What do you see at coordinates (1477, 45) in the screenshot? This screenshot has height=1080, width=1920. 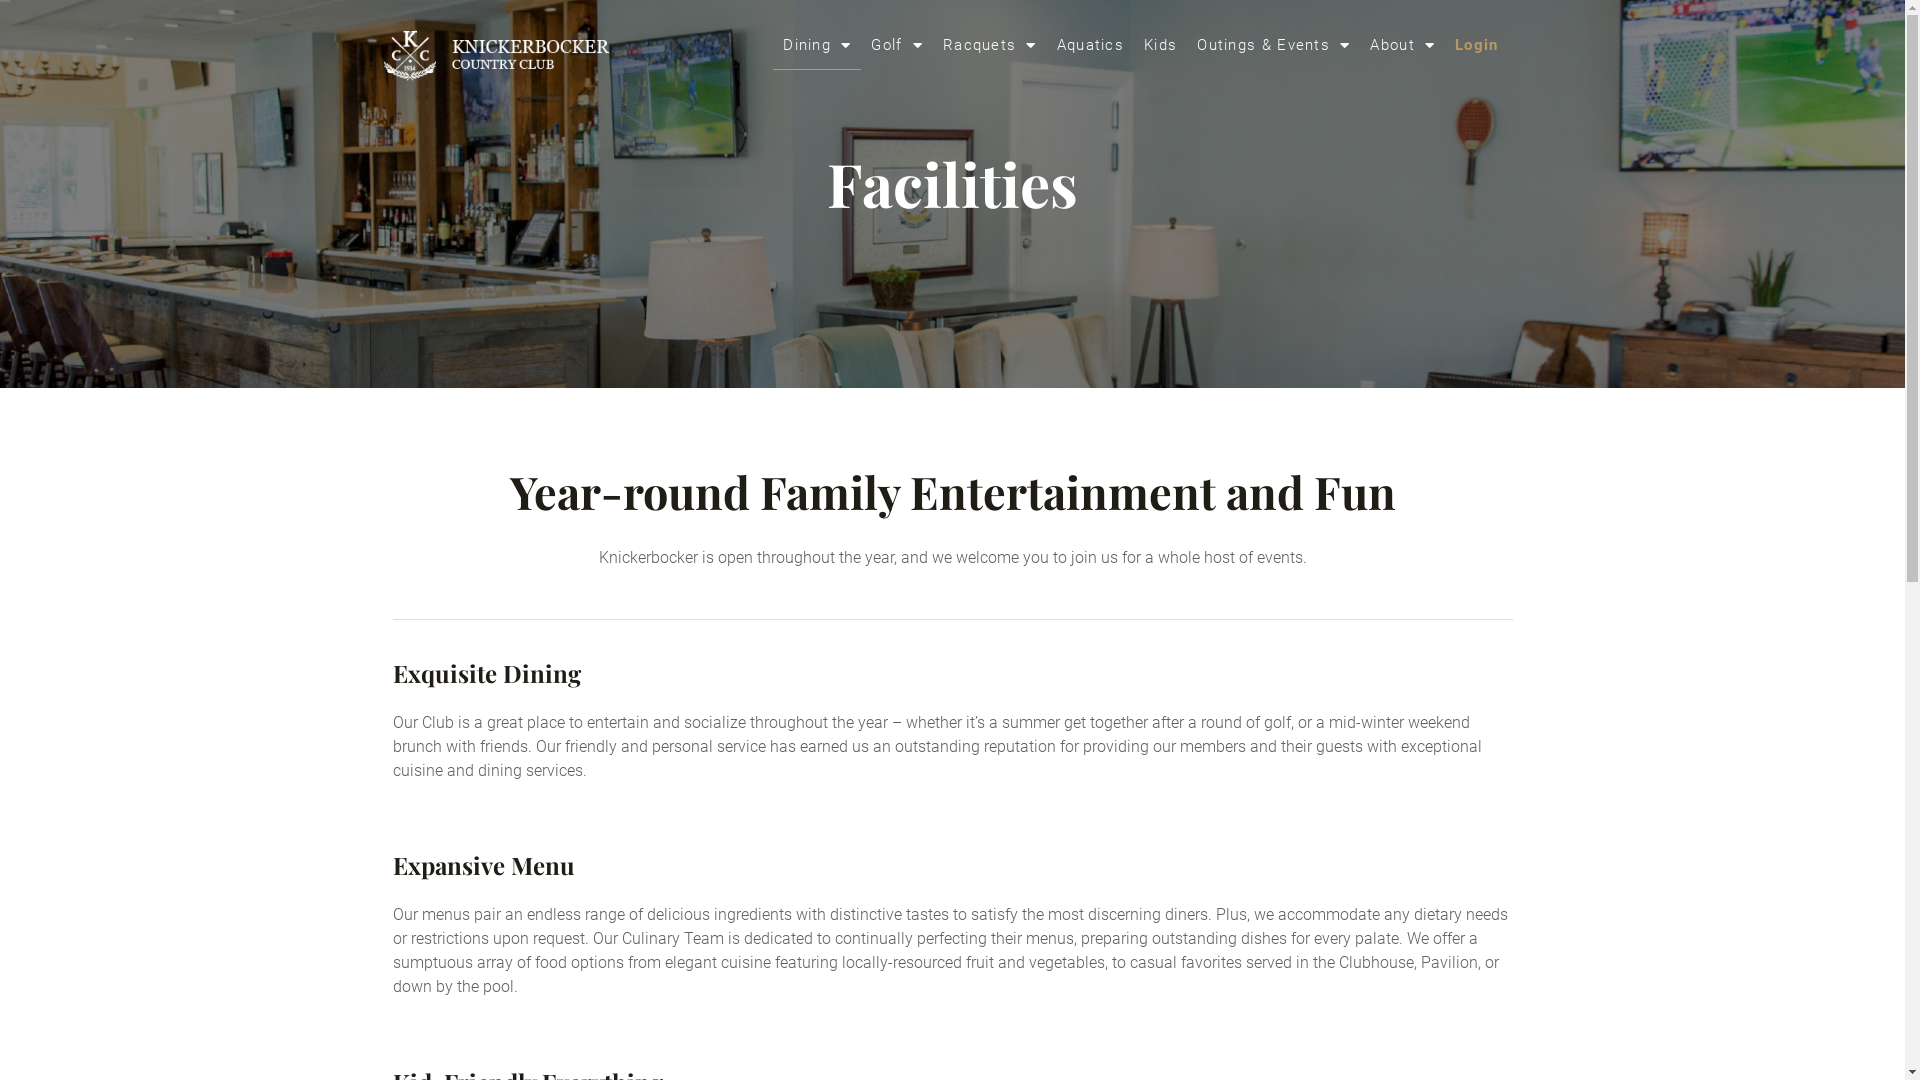 I see `'Login'` at bounding box center [1477, 45].